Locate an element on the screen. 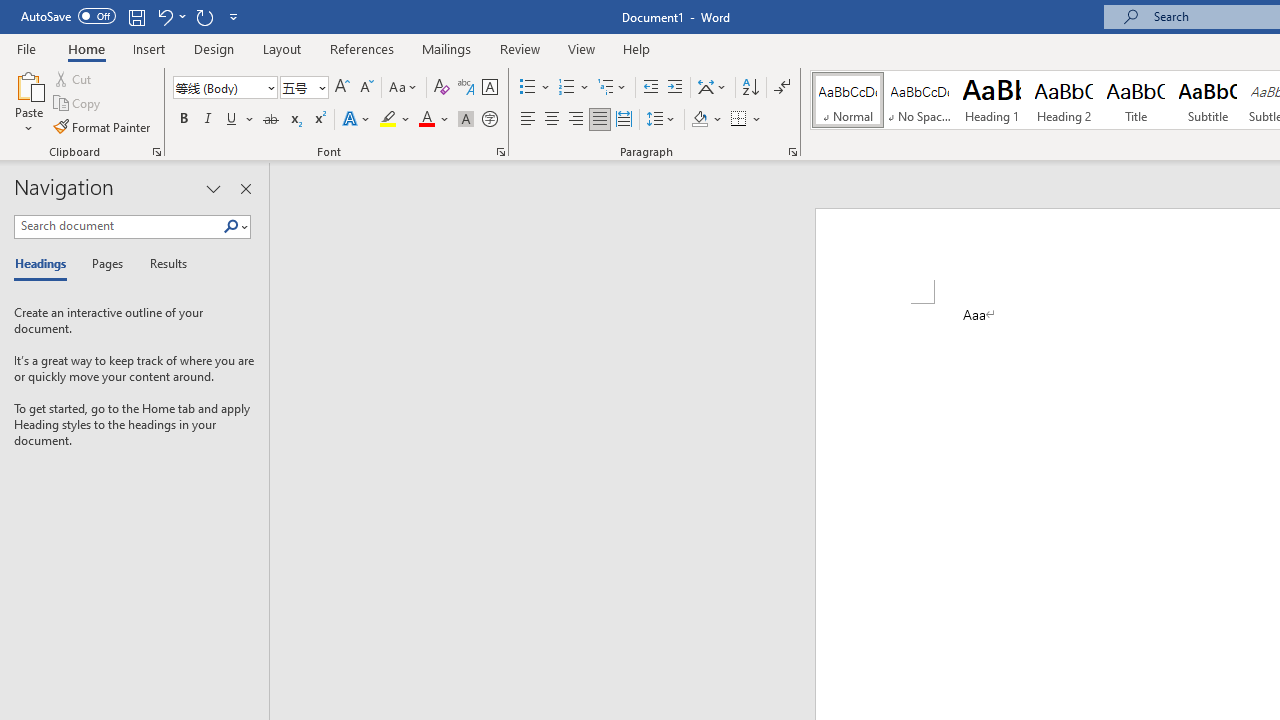 This screenshot has height=720, width=1280. 'Increase Indent' is located at coordinates (675, 86).